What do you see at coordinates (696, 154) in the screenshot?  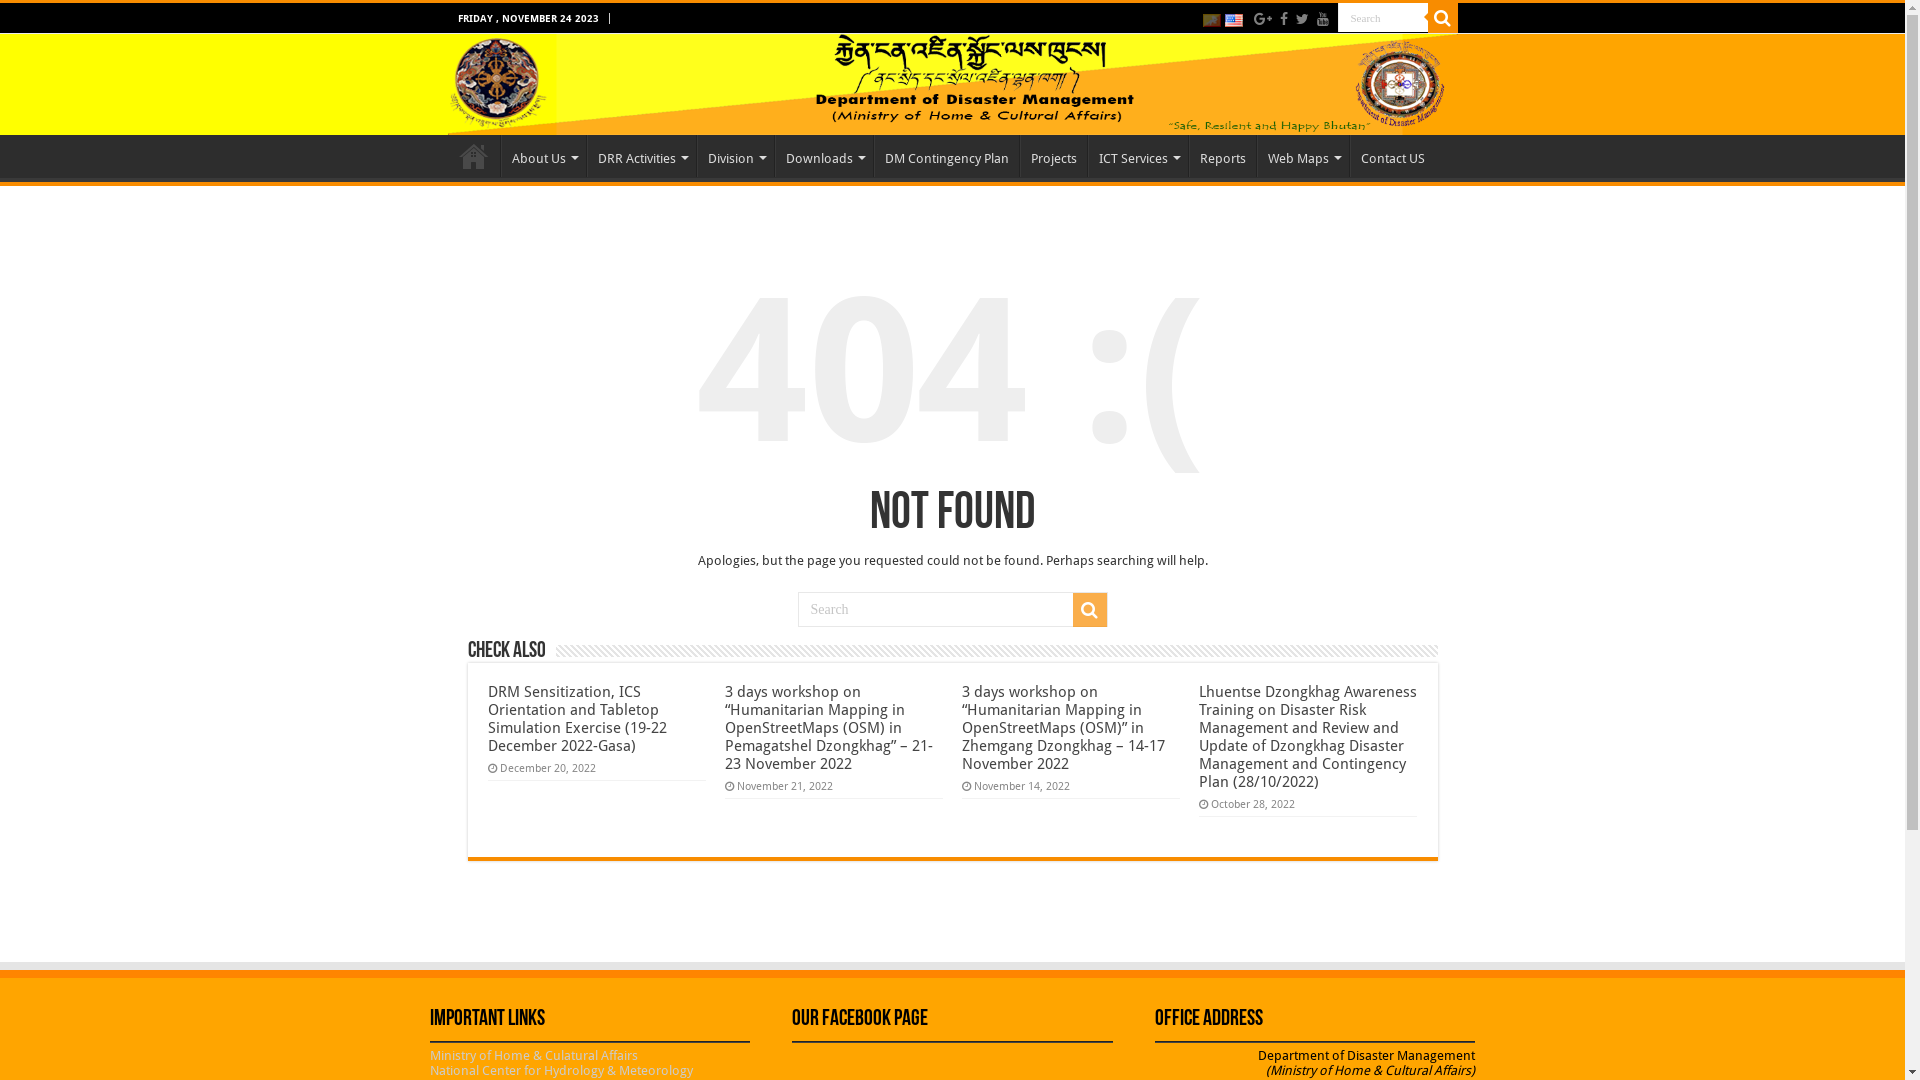 I see `'Division'` at bounding box center [696, 154].